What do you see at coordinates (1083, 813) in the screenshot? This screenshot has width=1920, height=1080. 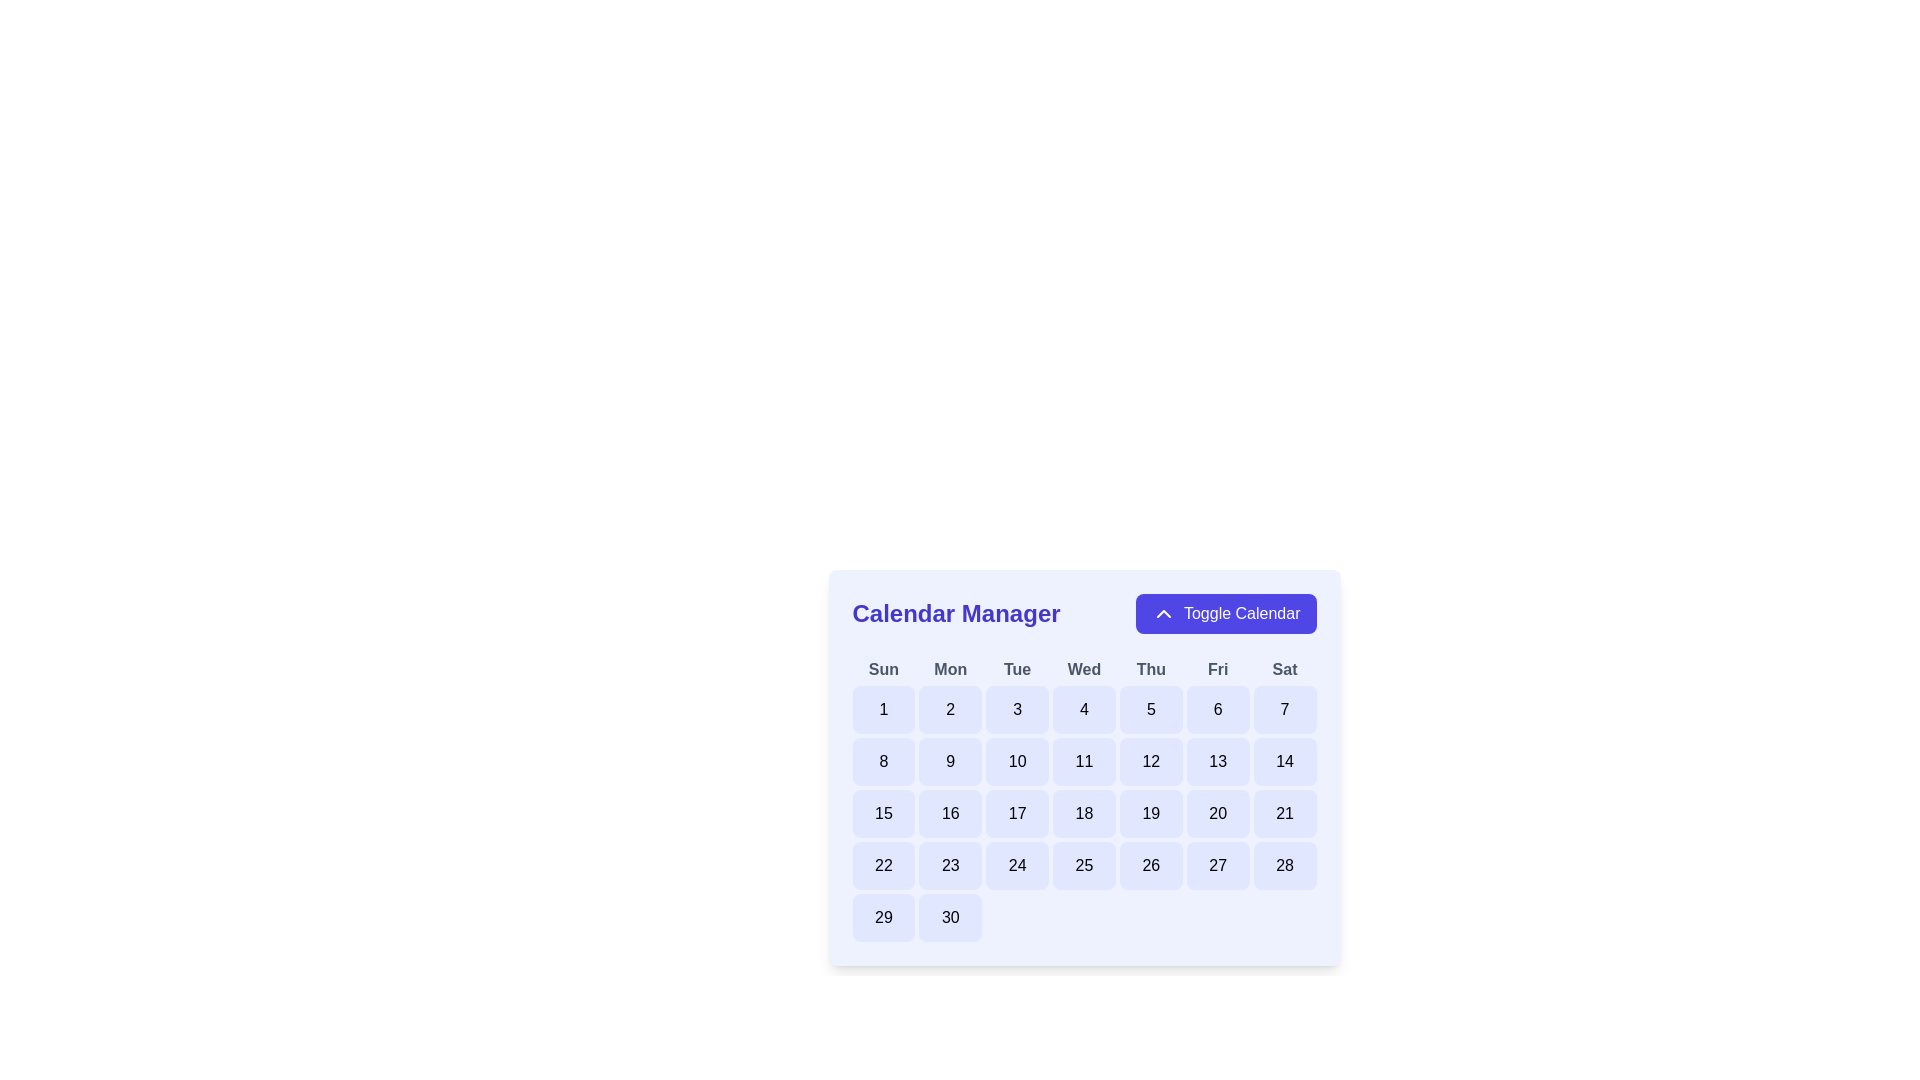 I see `the calendar day button representing the 18th day, located in the sixth column and third row of the calendar grid` at bounding box center [1083, 813].